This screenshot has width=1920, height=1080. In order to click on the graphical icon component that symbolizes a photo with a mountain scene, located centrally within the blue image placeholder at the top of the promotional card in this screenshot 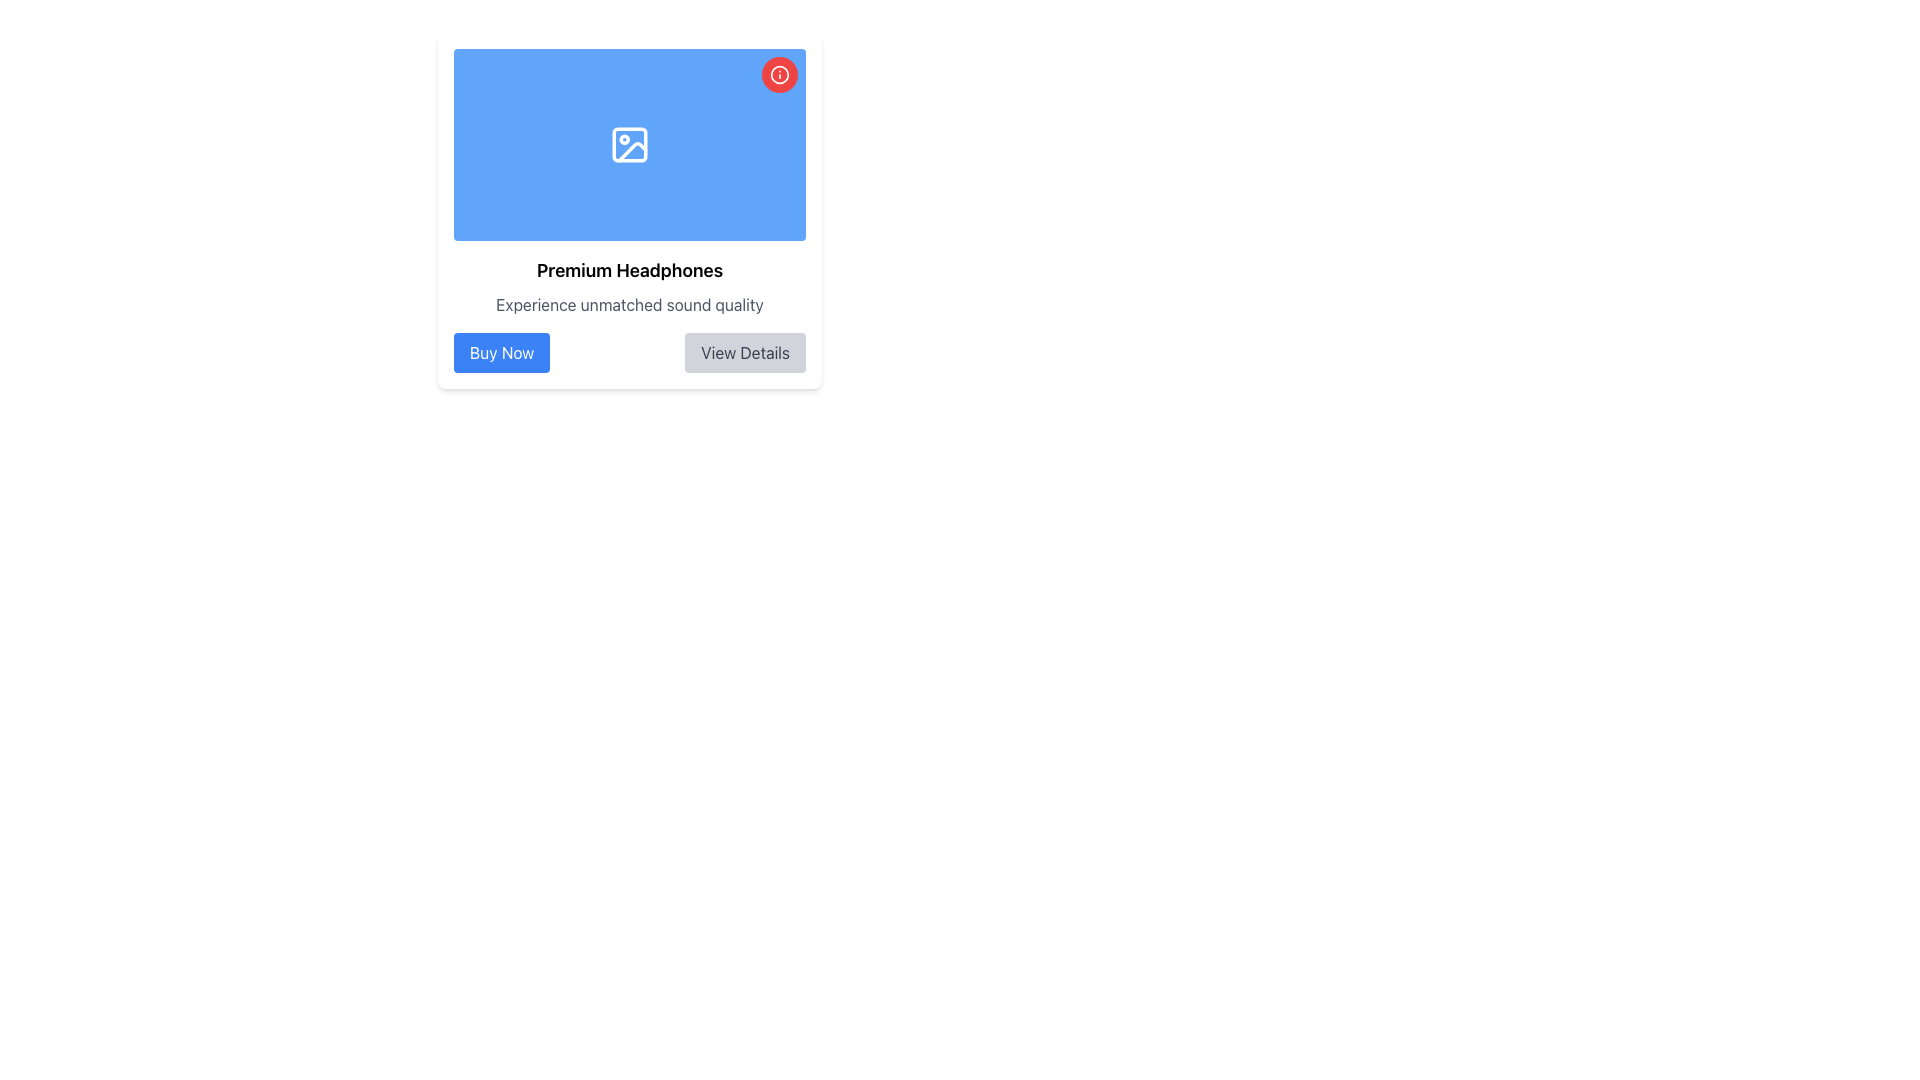, I will do `click(631, 151)`.